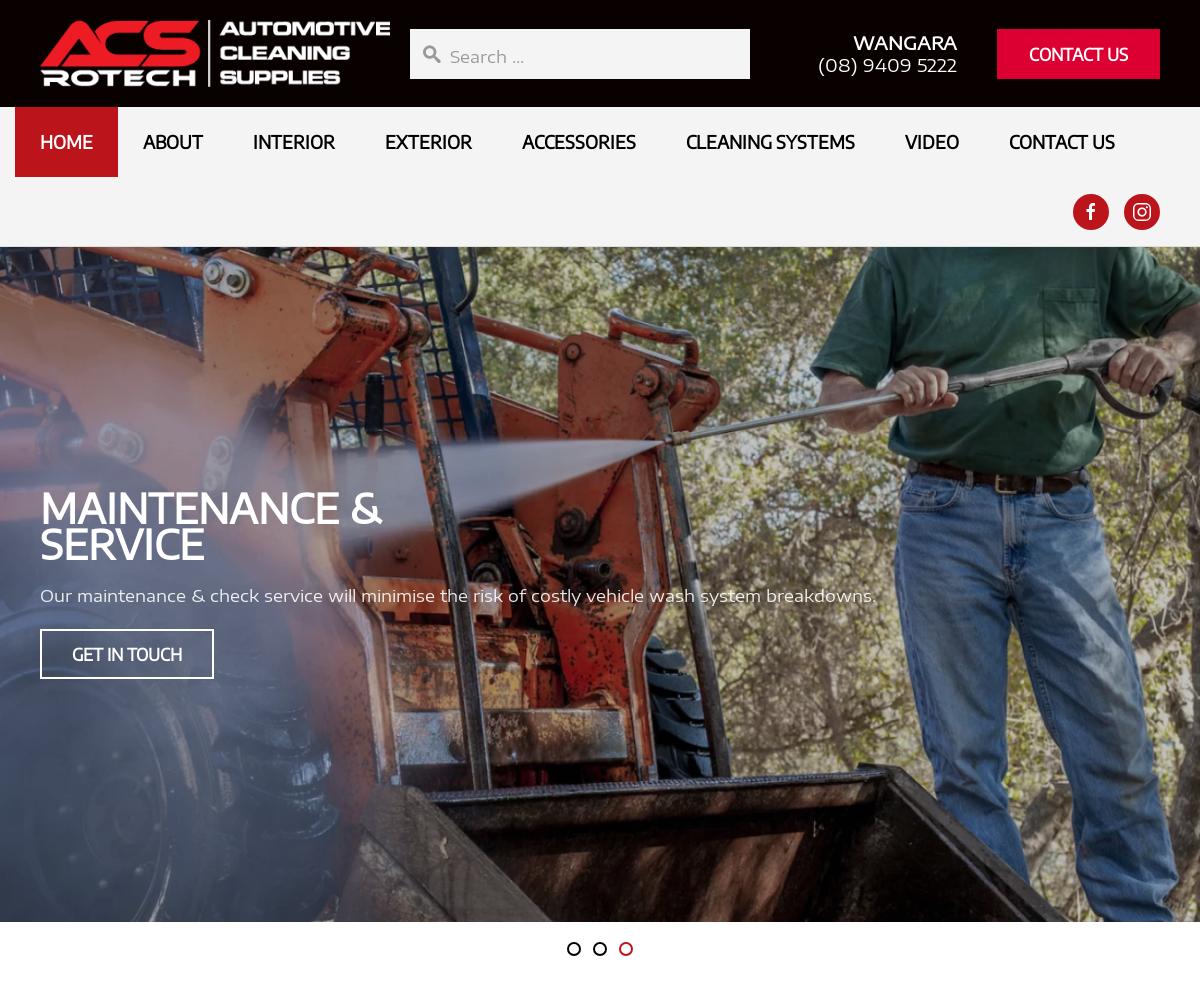 This screenshot has width=1200, height=998. Describe the element at coordinates (738, 507) in the screenshot. I see `'Manufacturer &'` at that location.